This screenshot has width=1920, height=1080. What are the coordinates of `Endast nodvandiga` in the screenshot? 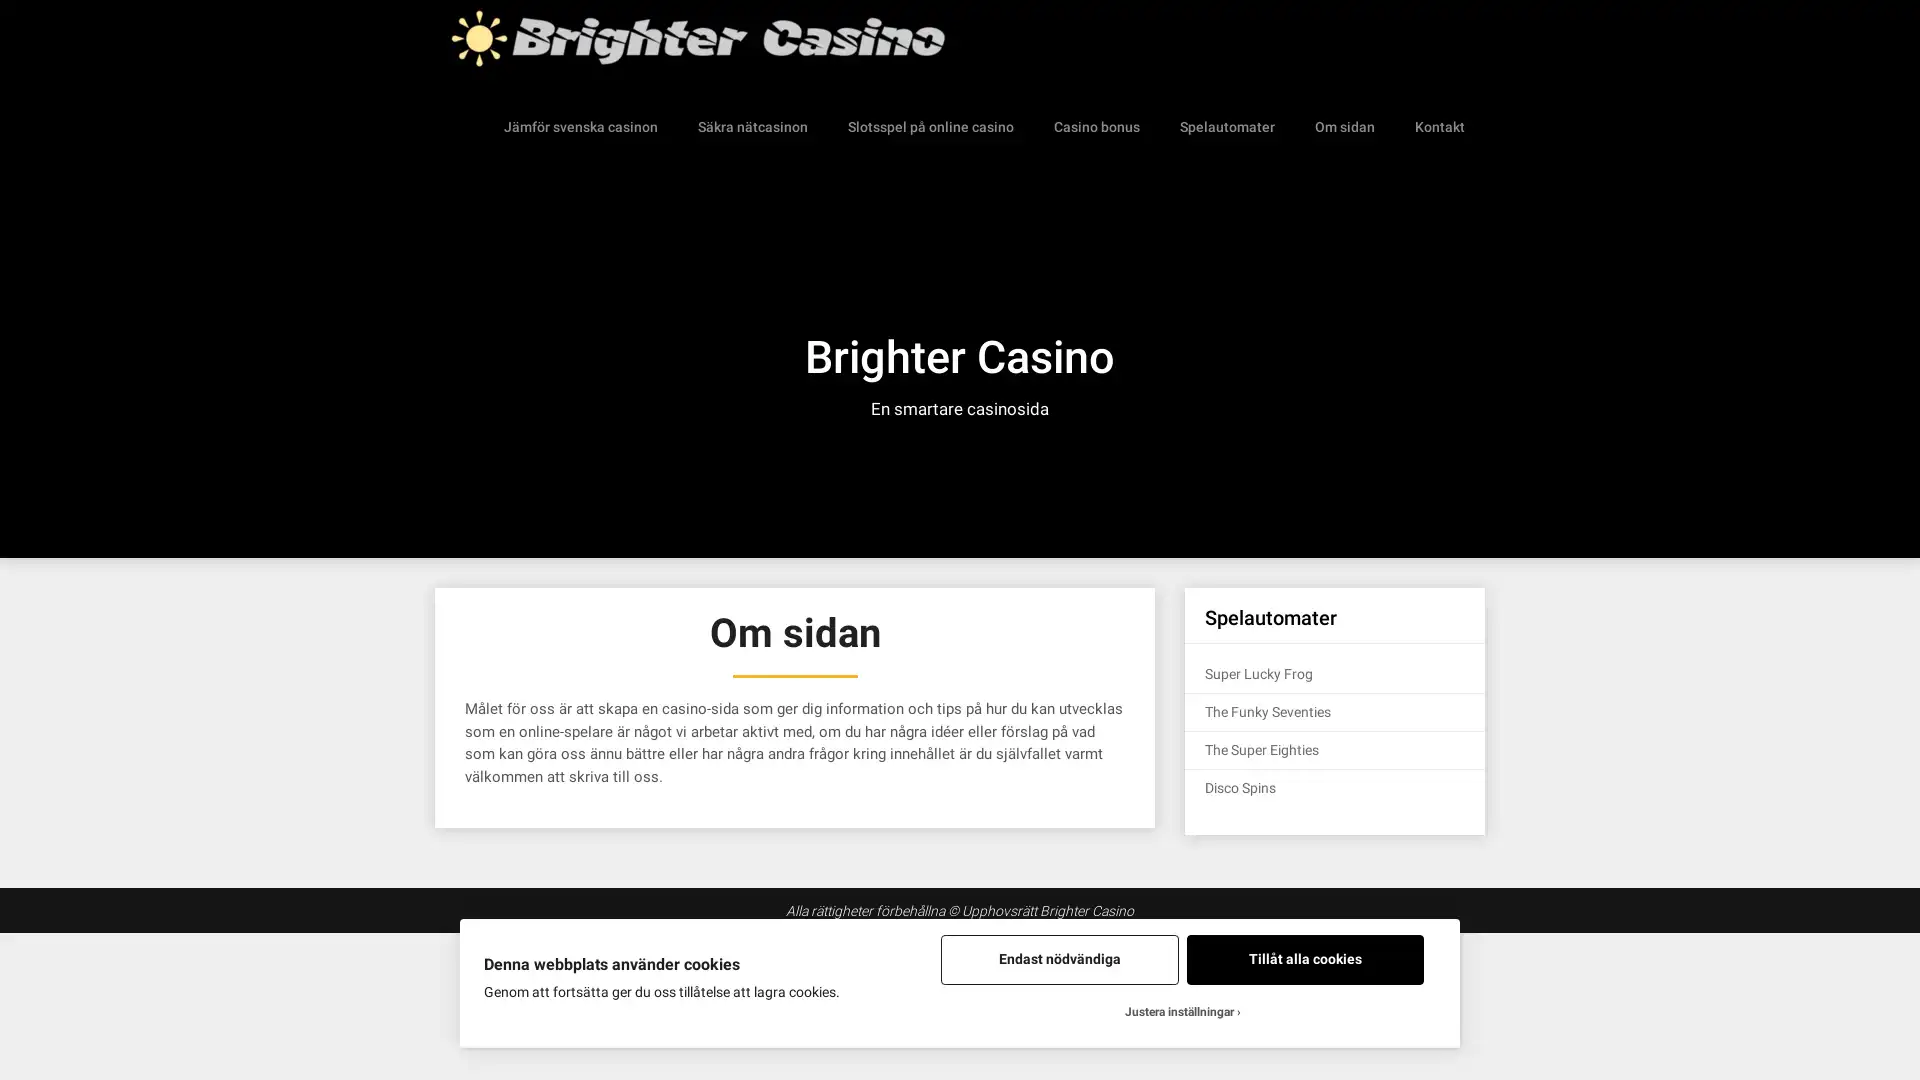 It's located at (1058, 958).